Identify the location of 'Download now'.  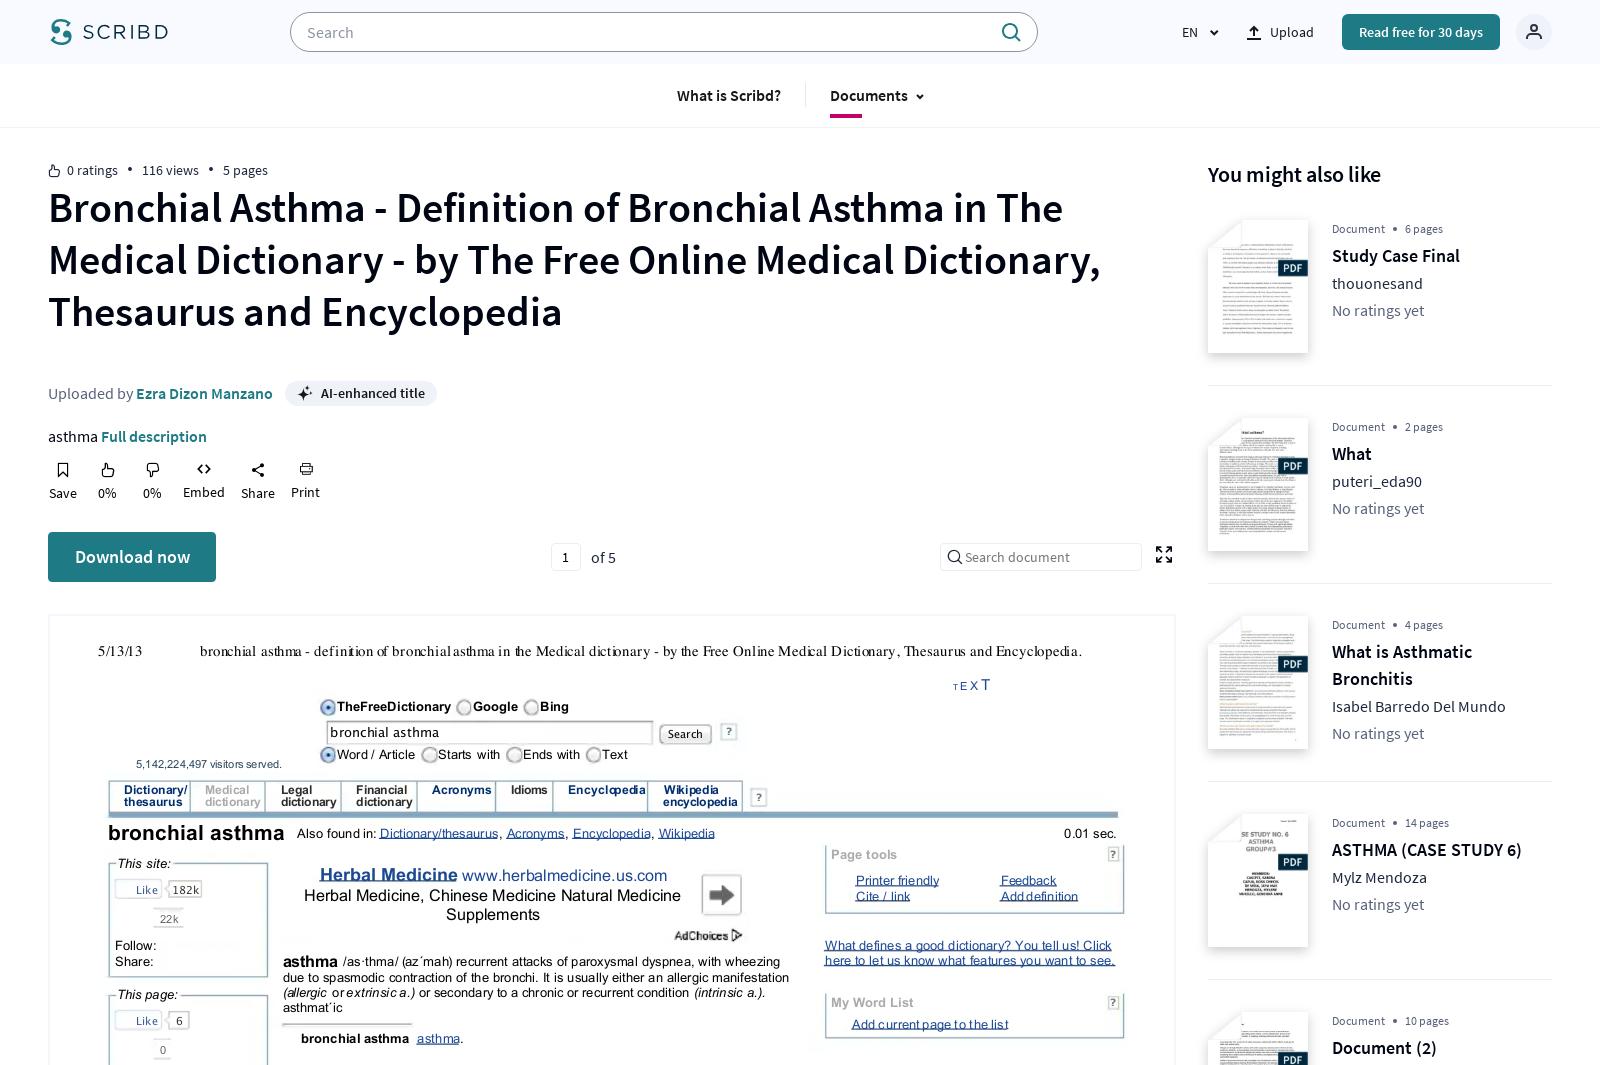
(130, 556).